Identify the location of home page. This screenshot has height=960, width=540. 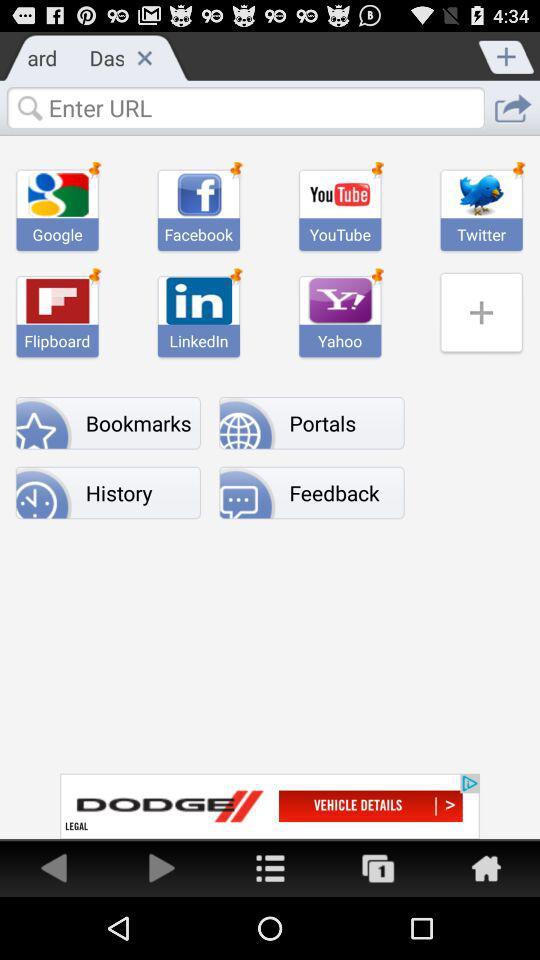
(485, 866).